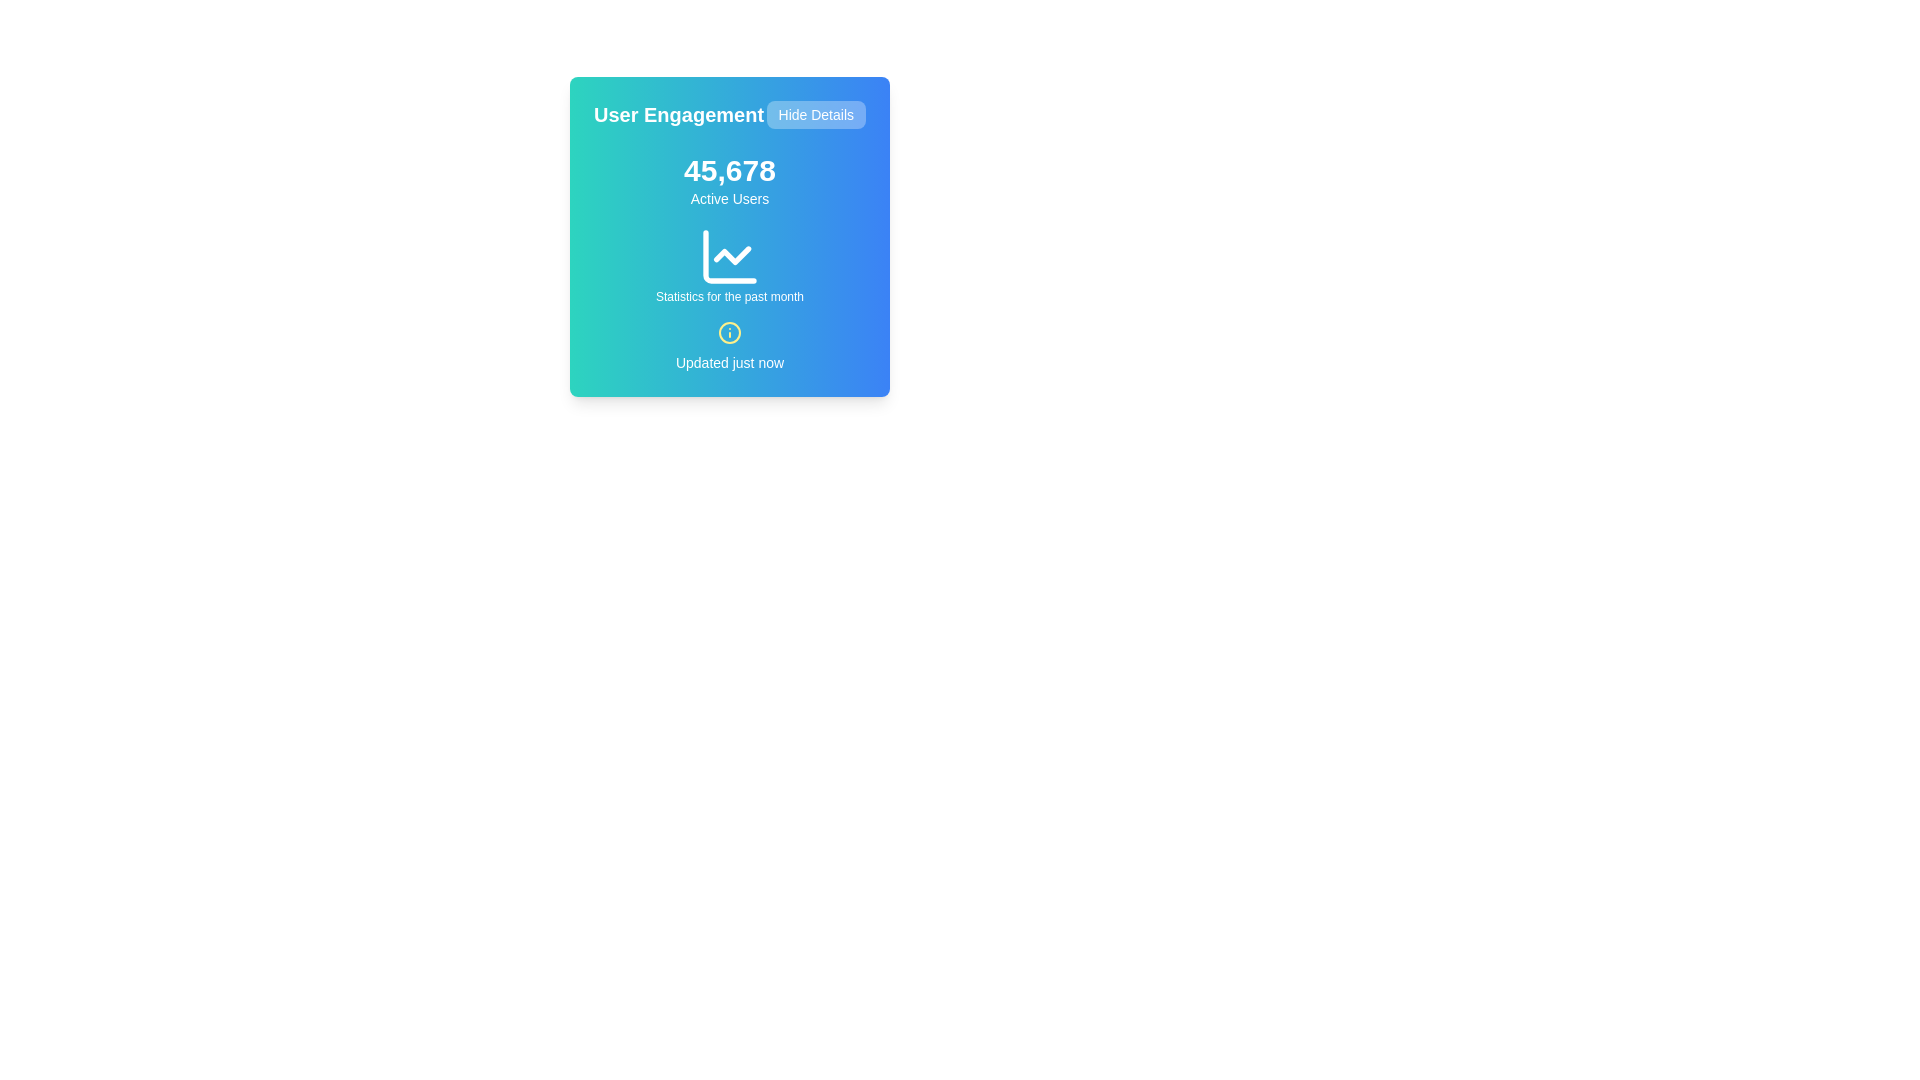 This screenshot has height=1080, width=1920. I want to click on the chart line icon located within the 'Statistics for the past month' panel, which is under the 'User Engagement' header, so click(728, 256).